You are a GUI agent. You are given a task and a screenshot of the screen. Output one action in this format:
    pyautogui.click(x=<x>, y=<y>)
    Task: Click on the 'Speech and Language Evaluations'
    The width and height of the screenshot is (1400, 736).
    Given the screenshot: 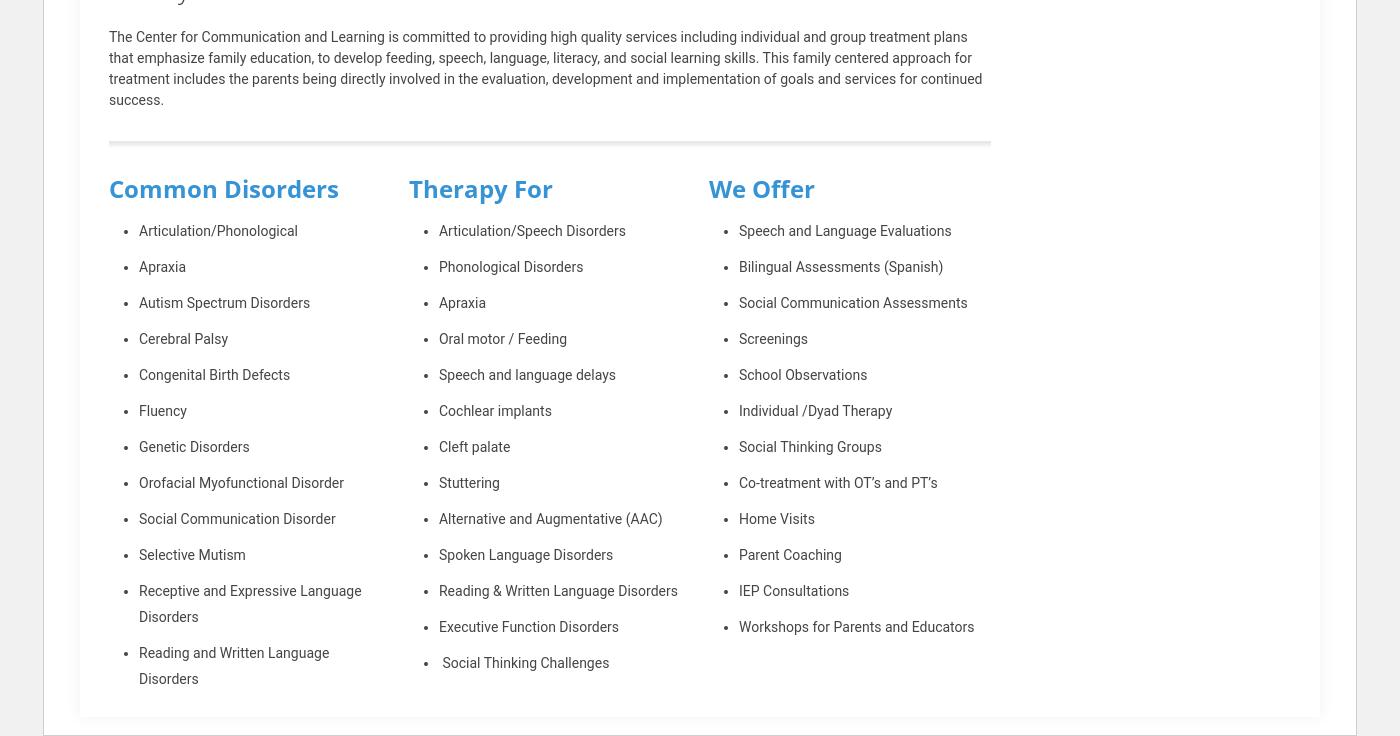 What is the action you would take?
    pyautogui.click(x=844, y=231)
    